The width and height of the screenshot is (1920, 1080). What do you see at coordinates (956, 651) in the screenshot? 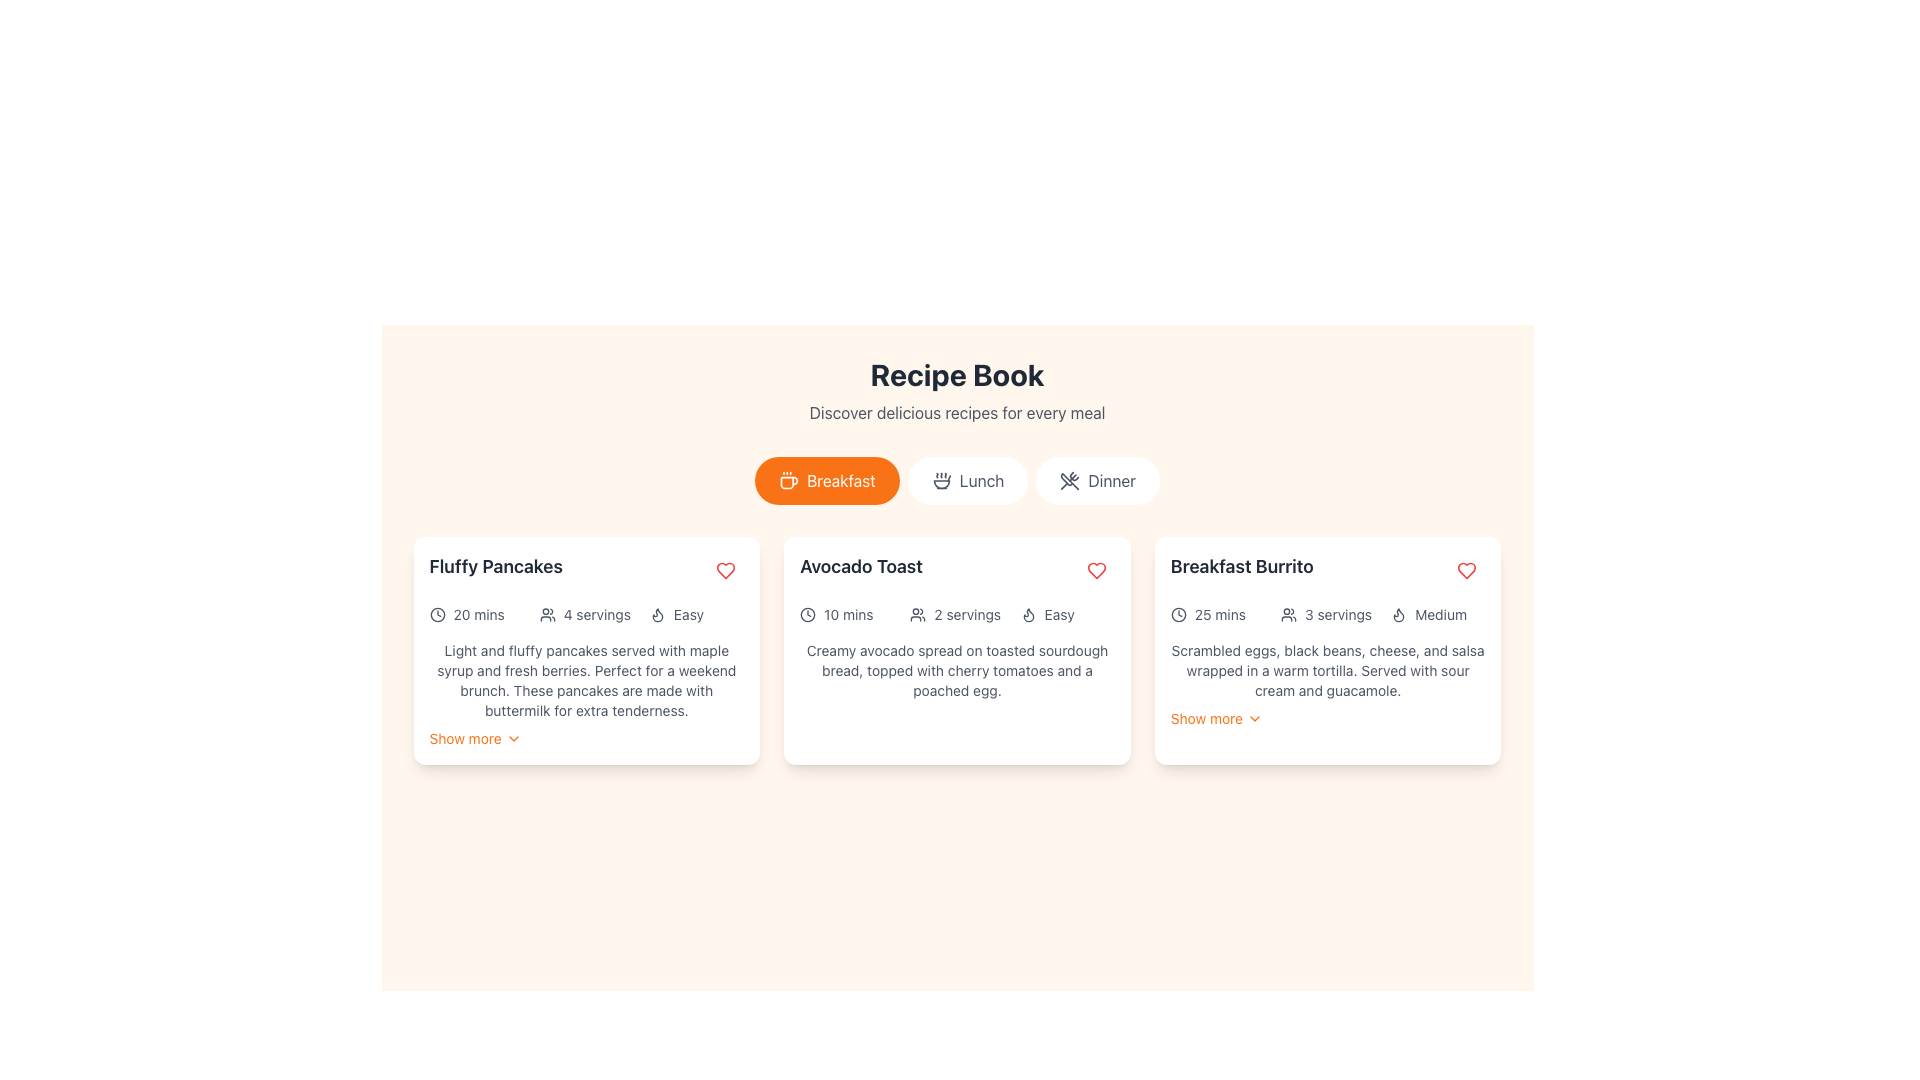
I see `the 'Avocado Toast' interactive card for accessibility interactions` at bounding box center [956, 651].